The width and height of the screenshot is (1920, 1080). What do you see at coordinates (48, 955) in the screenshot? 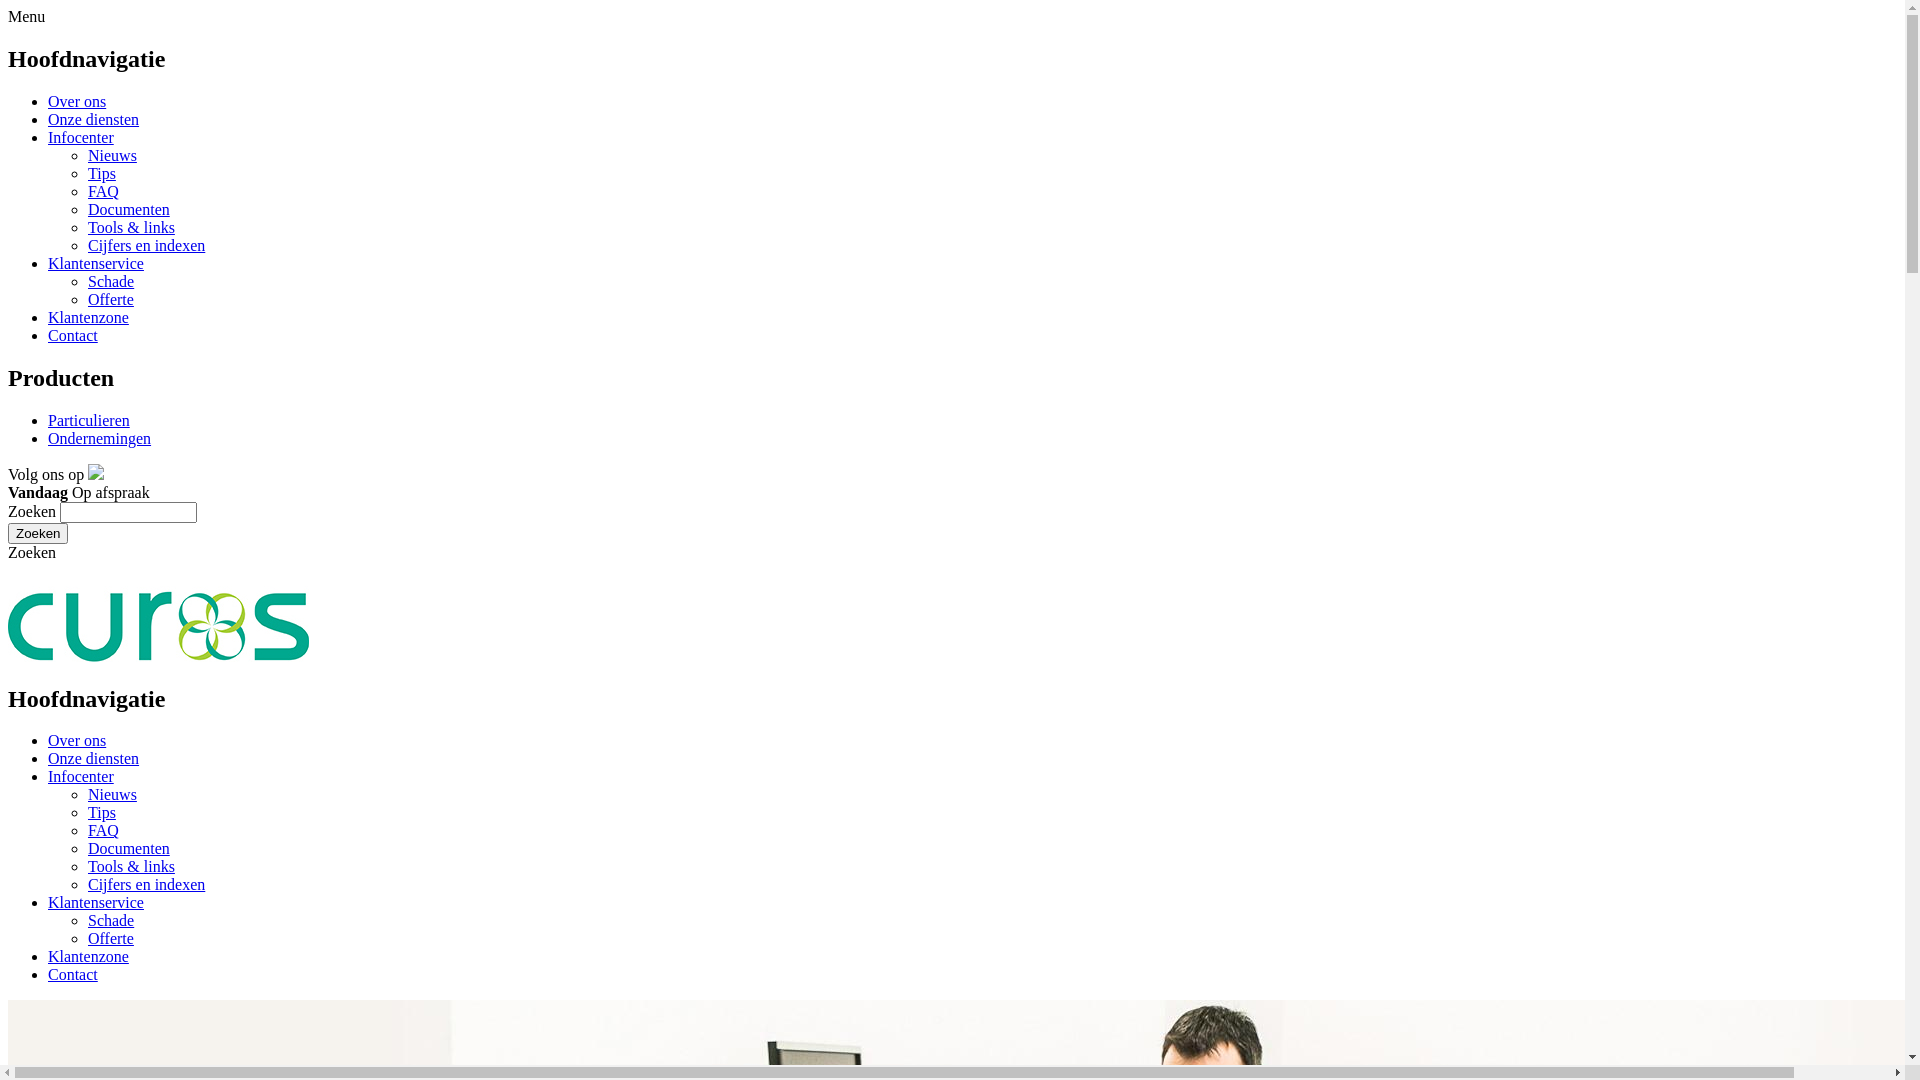
I see `'Klantenzone'` at bounding box center [48, 955].